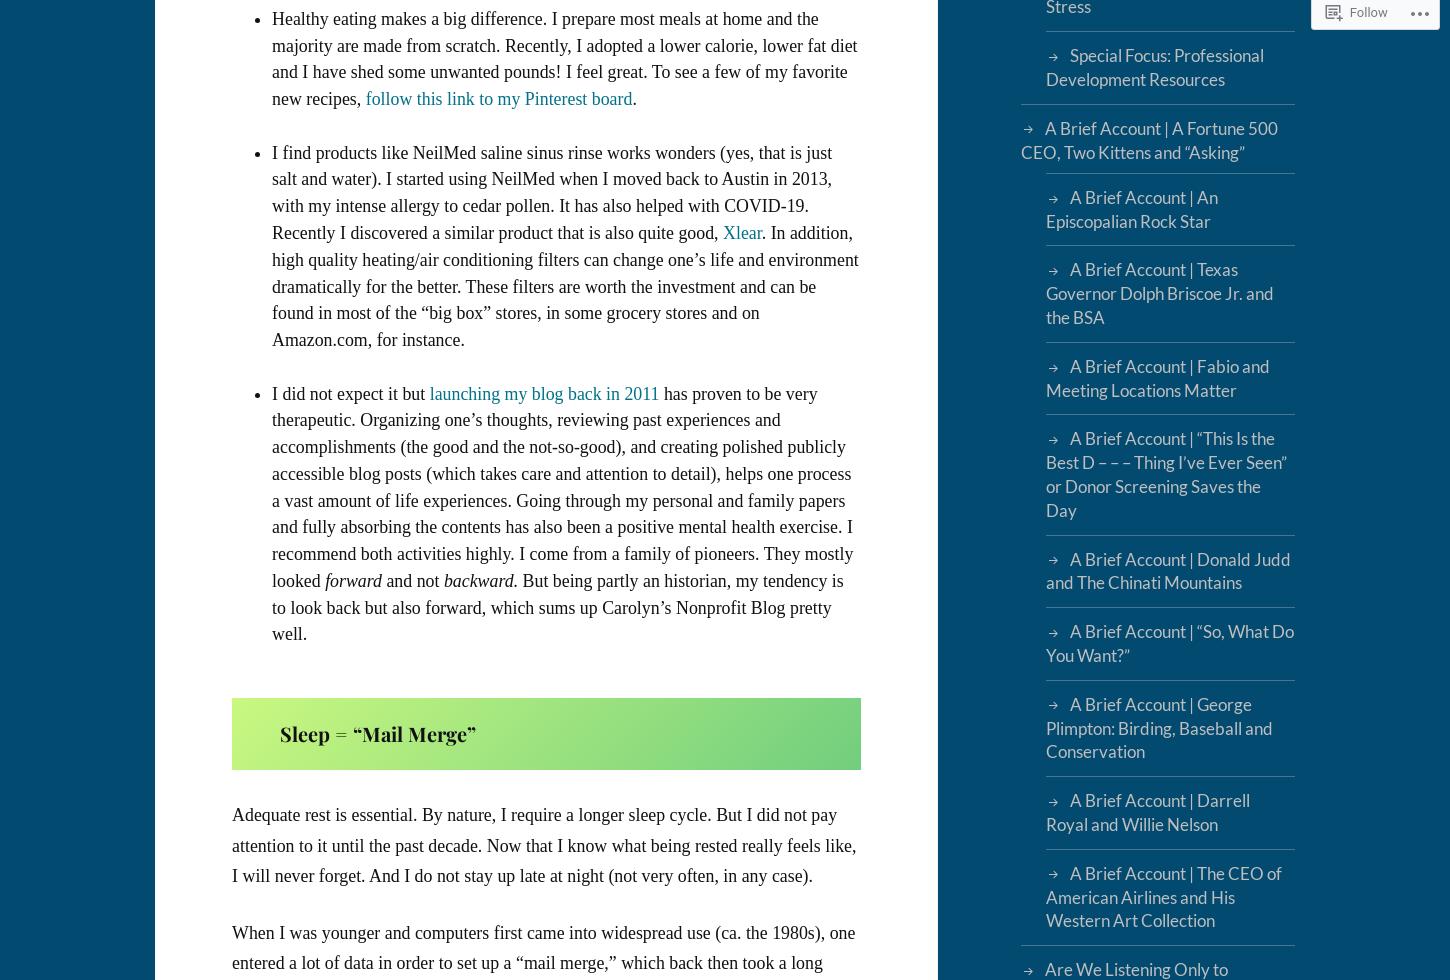 Image resolution: width=1450 pixels, height=980 pixels. Describe the element at coordinates (428, 392) in the screenshot. I see `'launching my blog back in 2011'` at that location.